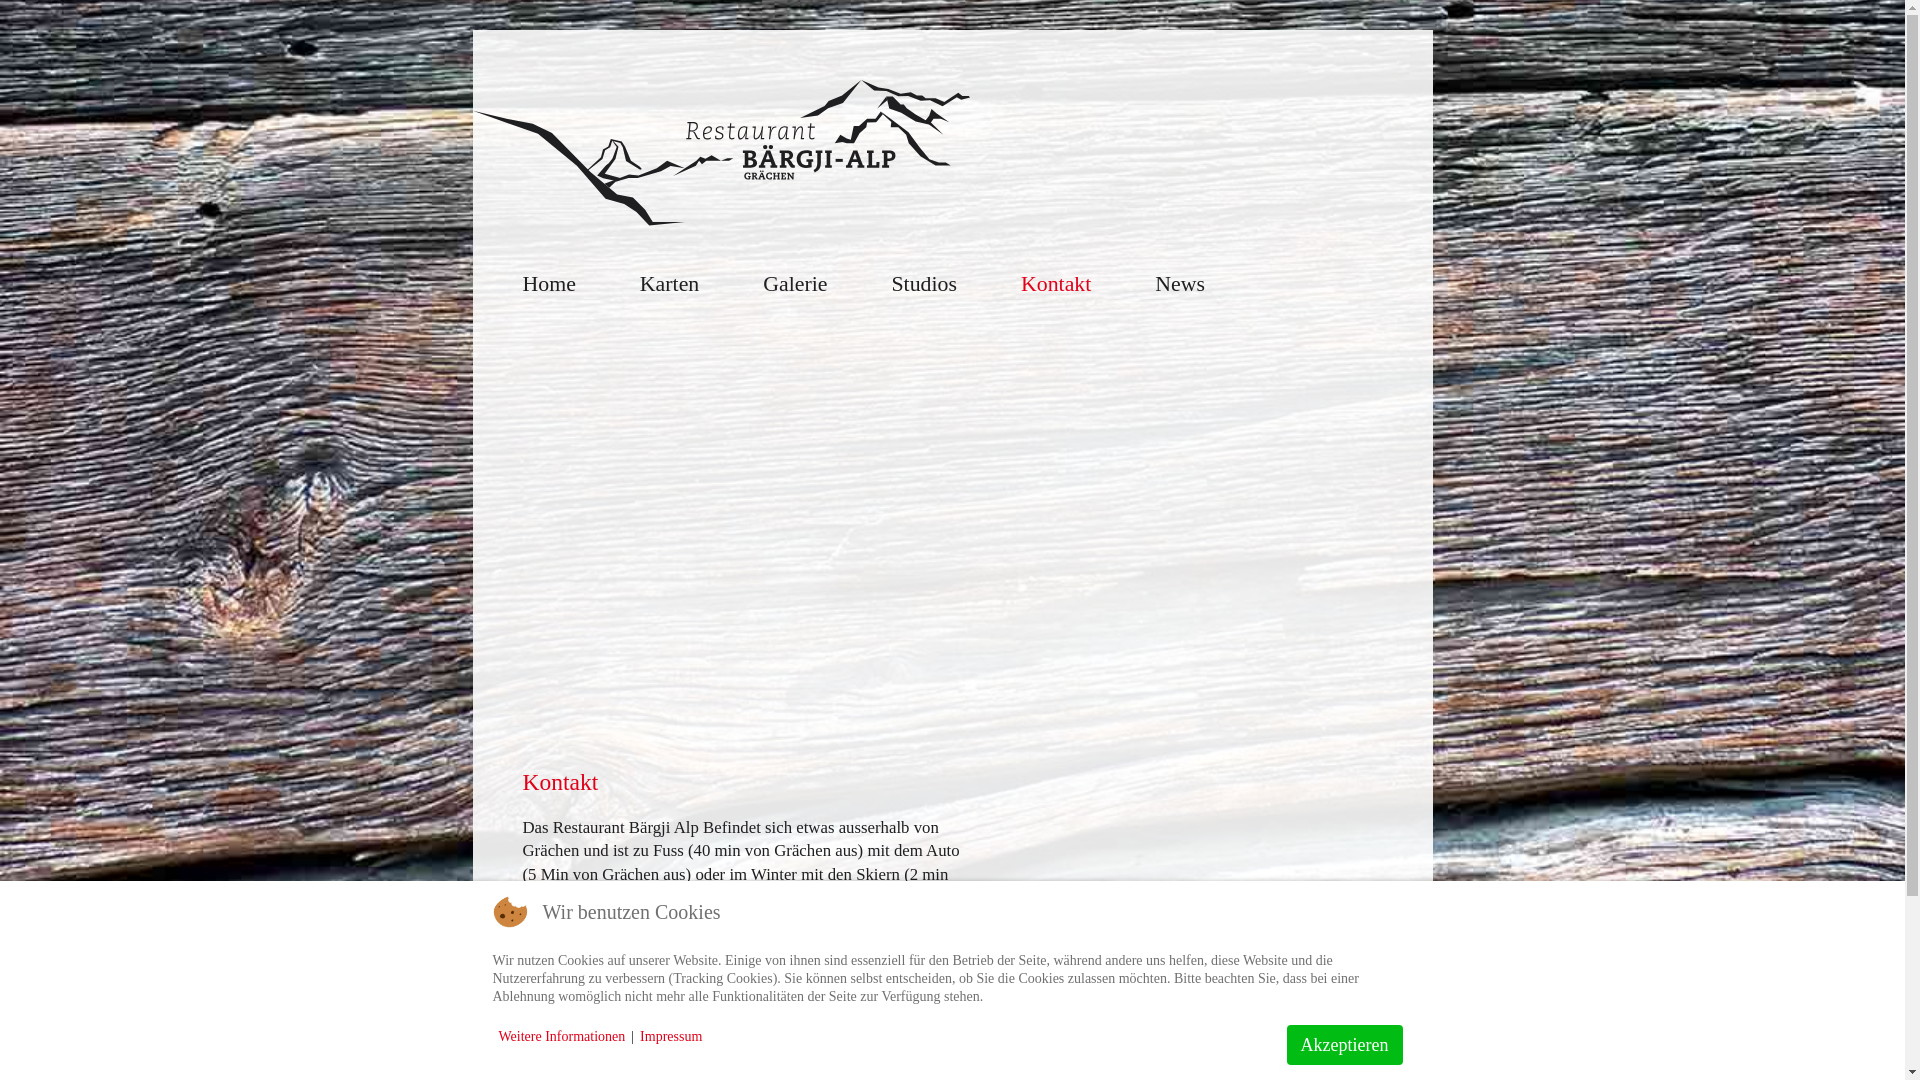  I want to click on 'Studios', so click(922, 284).